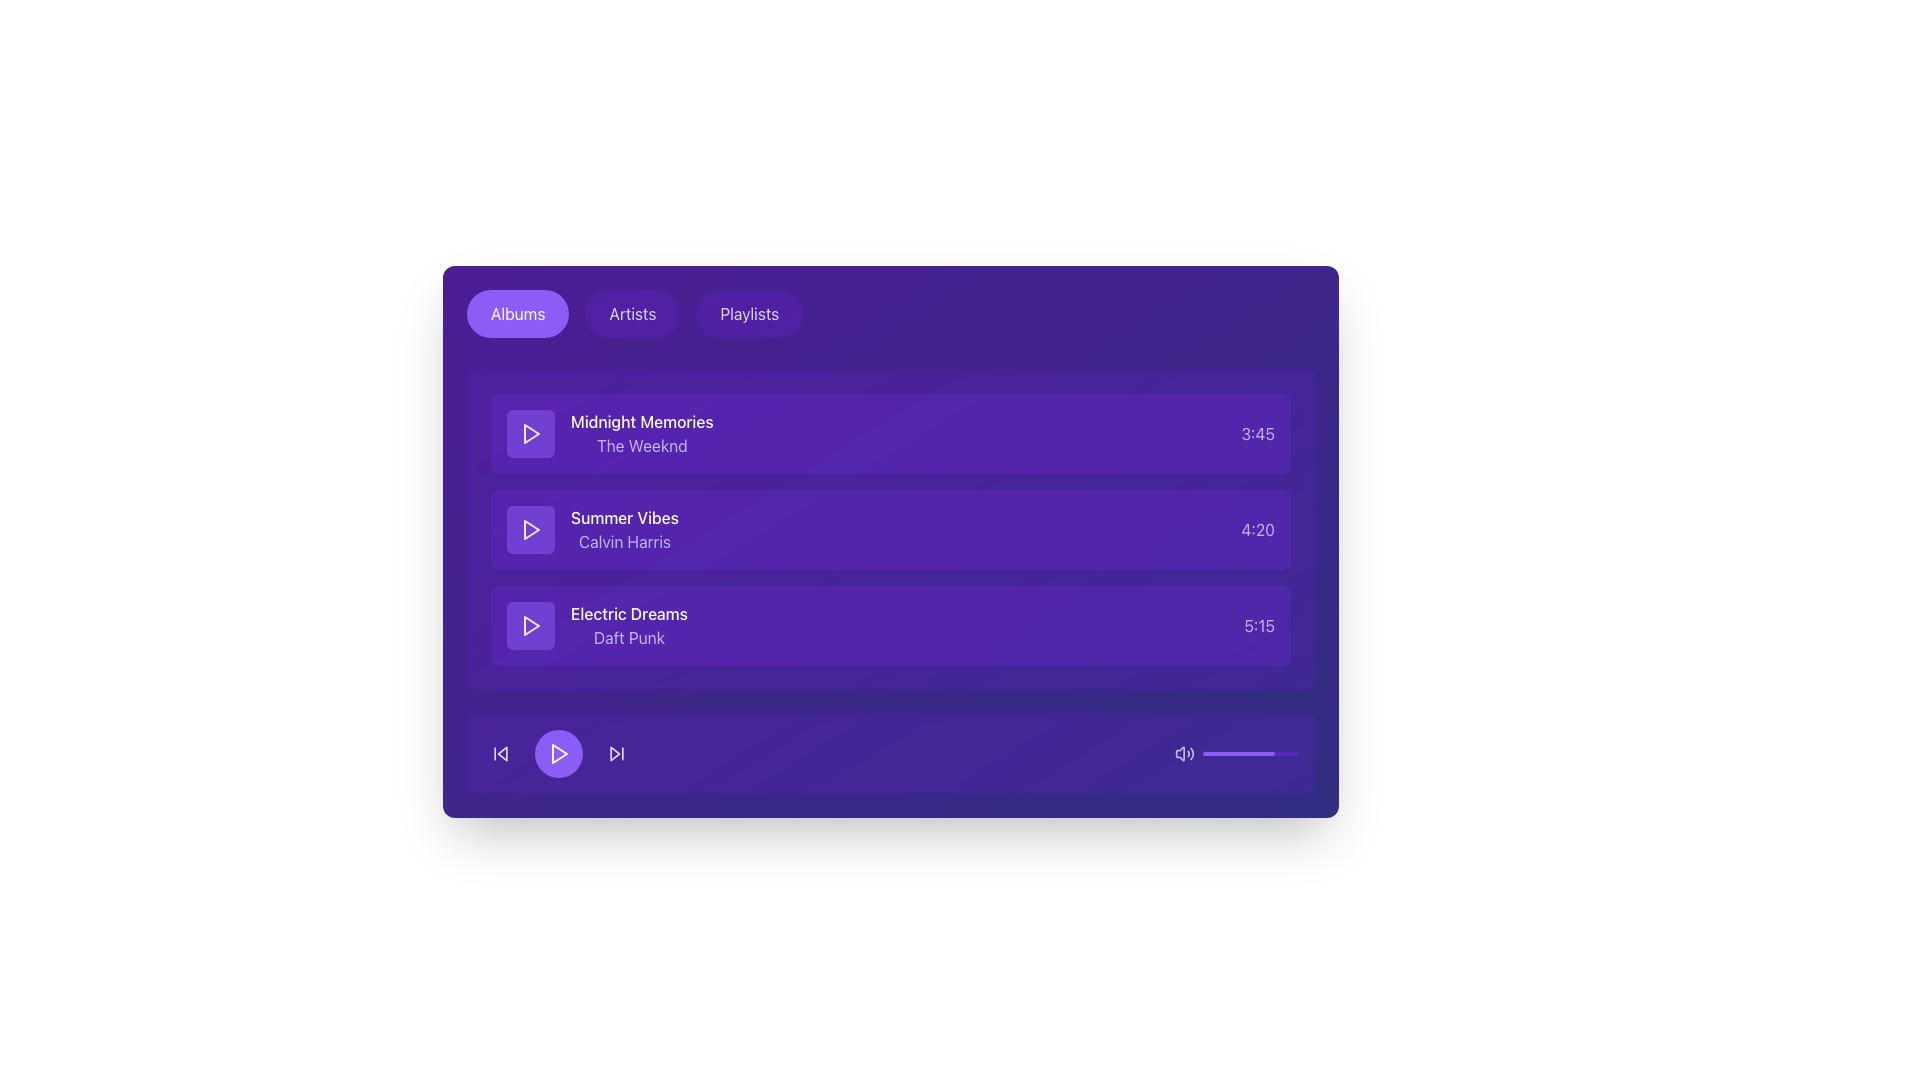  What do you see at coordinates (531, 433) in the screenshot?
I see `the play button, which is a light violet triangular icon within a rounded violet square, located in the top-left corner of the music track list next to 'Midnight Memories by The Weeknd'` at bounding box center [531, 433].